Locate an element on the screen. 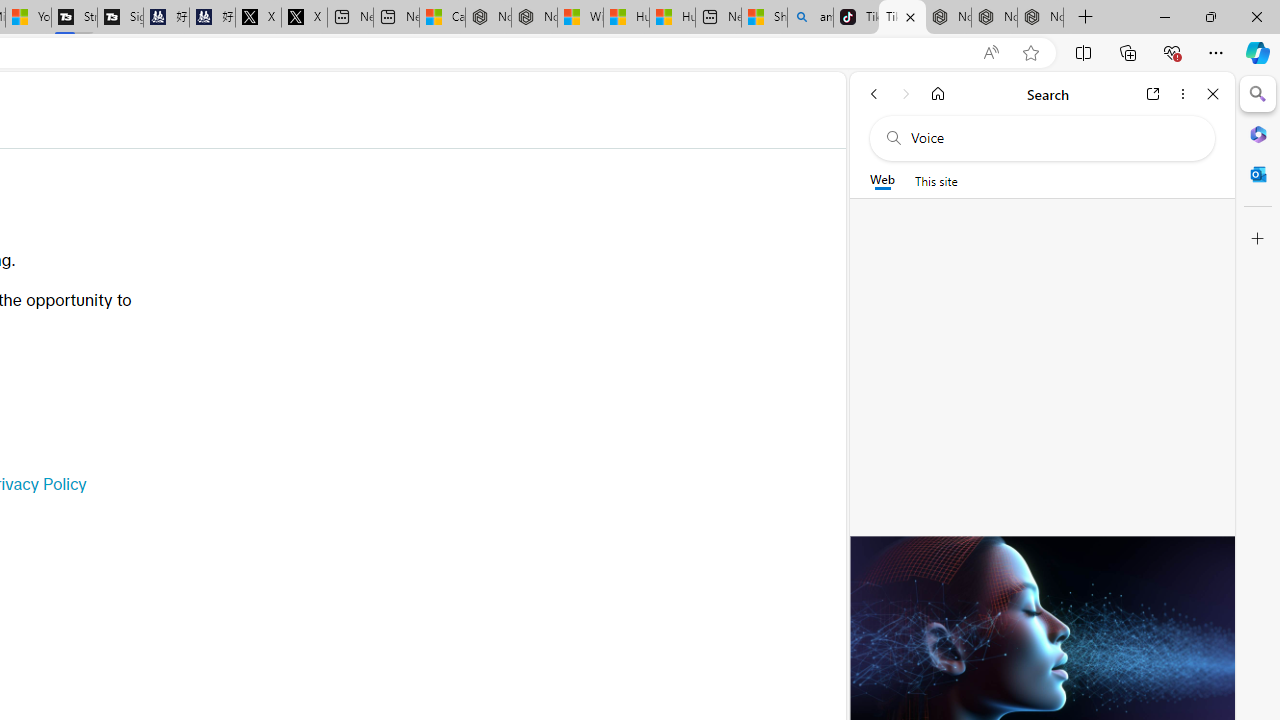 The width and height of the screenshot is (1280, 720). 'Outlook' is located at coordinates (1257, 173).